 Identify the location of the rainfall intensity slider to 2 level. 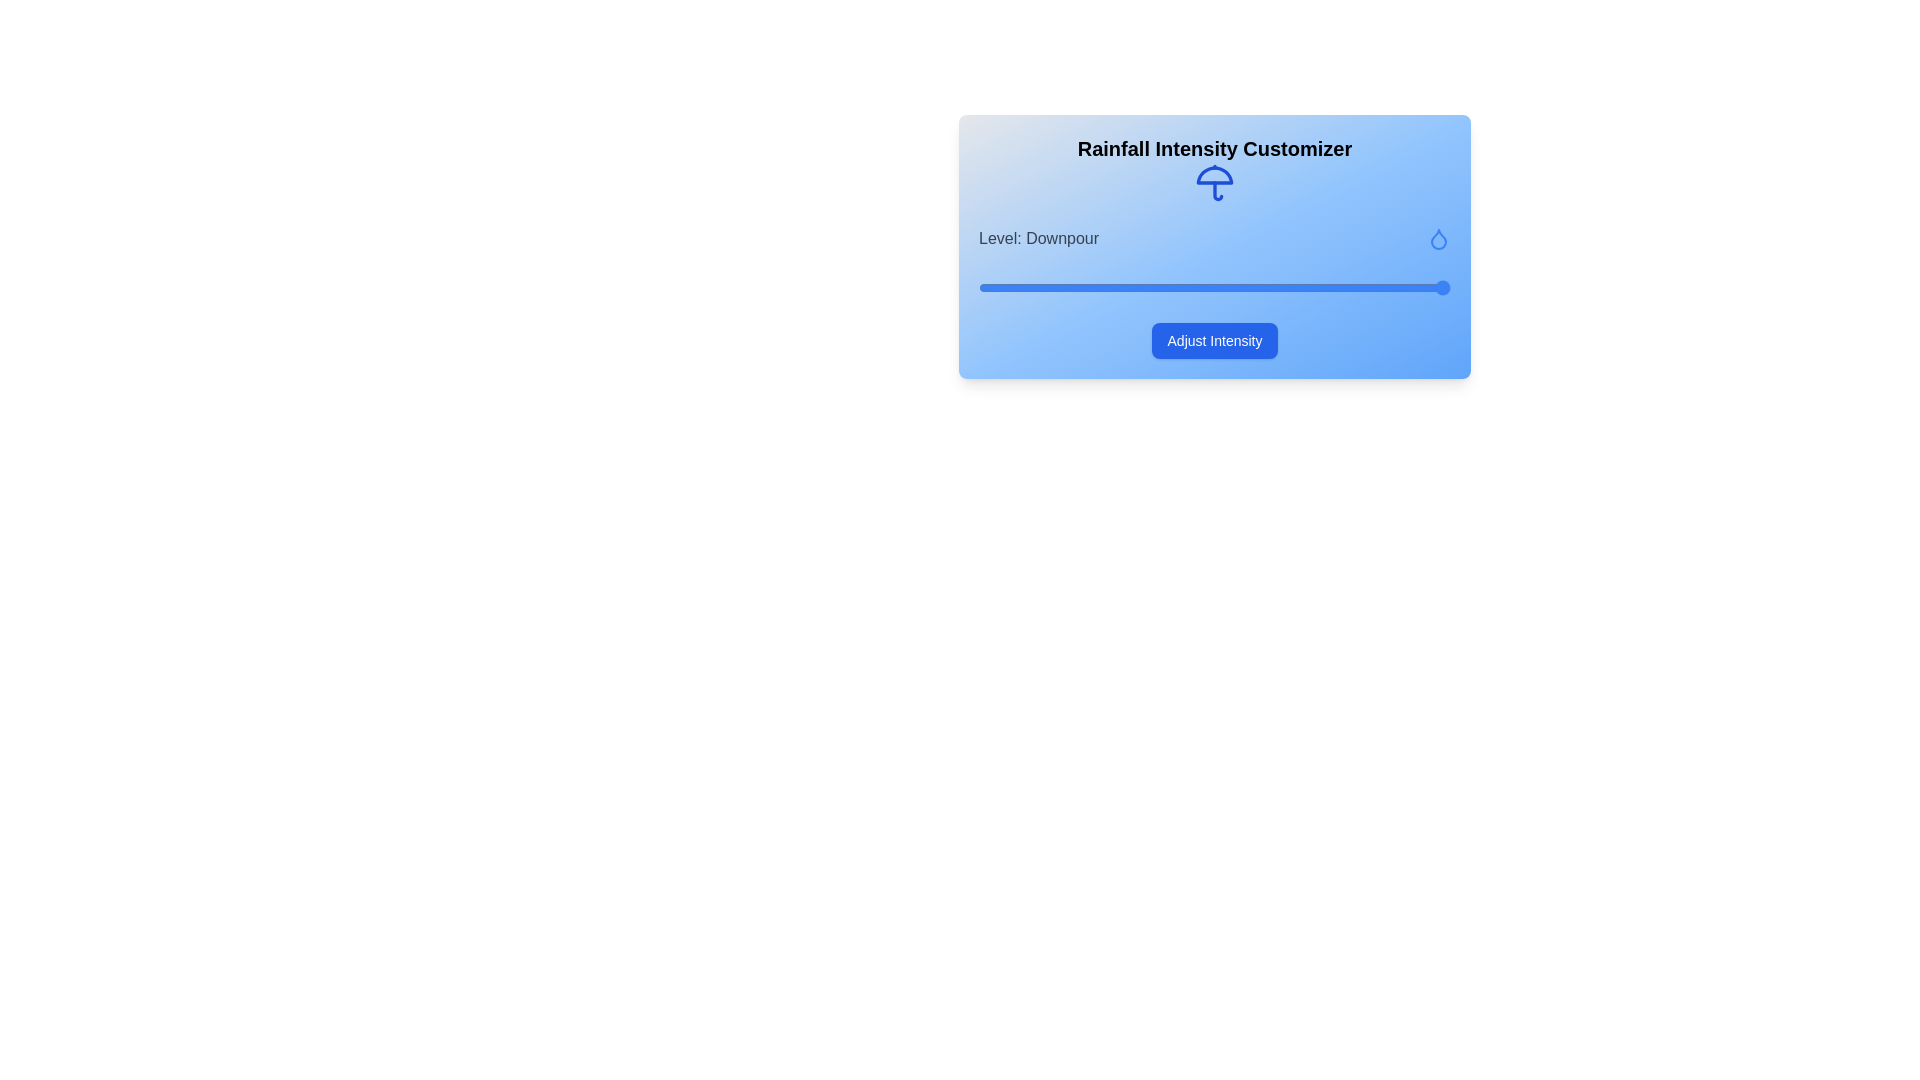
(1213, 288).